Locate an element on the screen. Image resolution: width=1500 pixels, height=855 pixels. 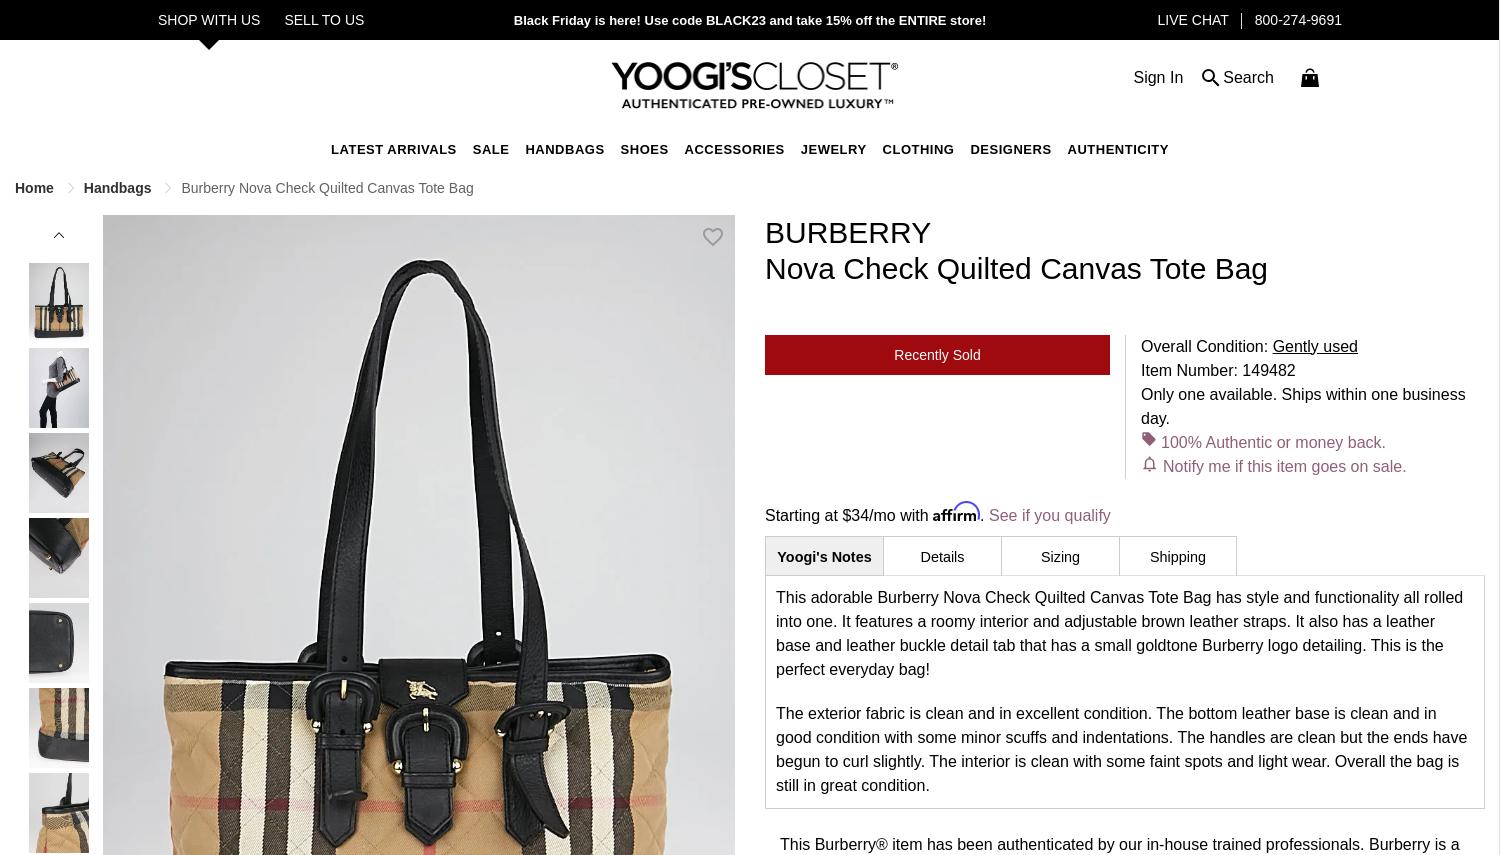
'149482' is located at coordinates (1268, 368).